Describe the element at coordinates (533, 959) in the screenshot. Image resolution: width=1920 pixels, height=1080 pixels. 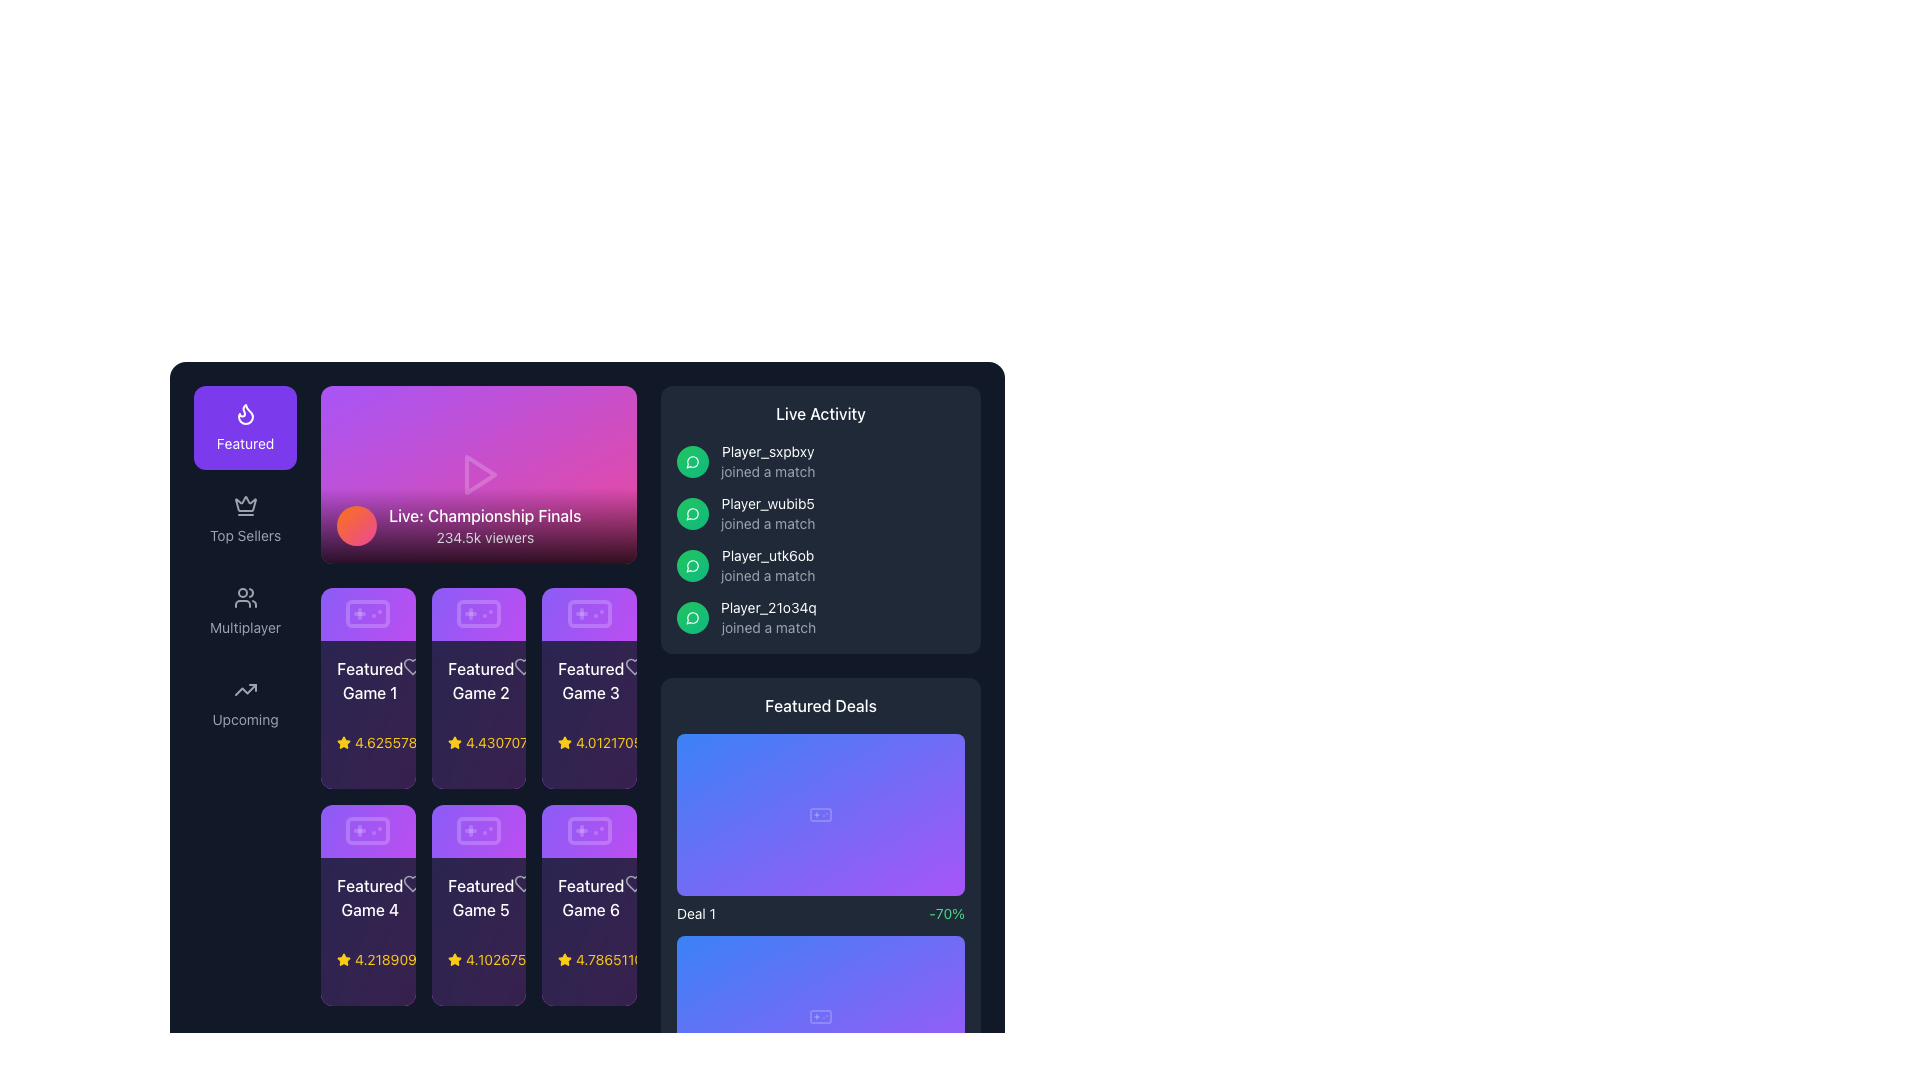
I see `contents of the yellow text label displaying a numerical rating, located in the bottom row of the grid layout under the 'Featured Game 5' card, positioned to the right of the star icon` at that location.